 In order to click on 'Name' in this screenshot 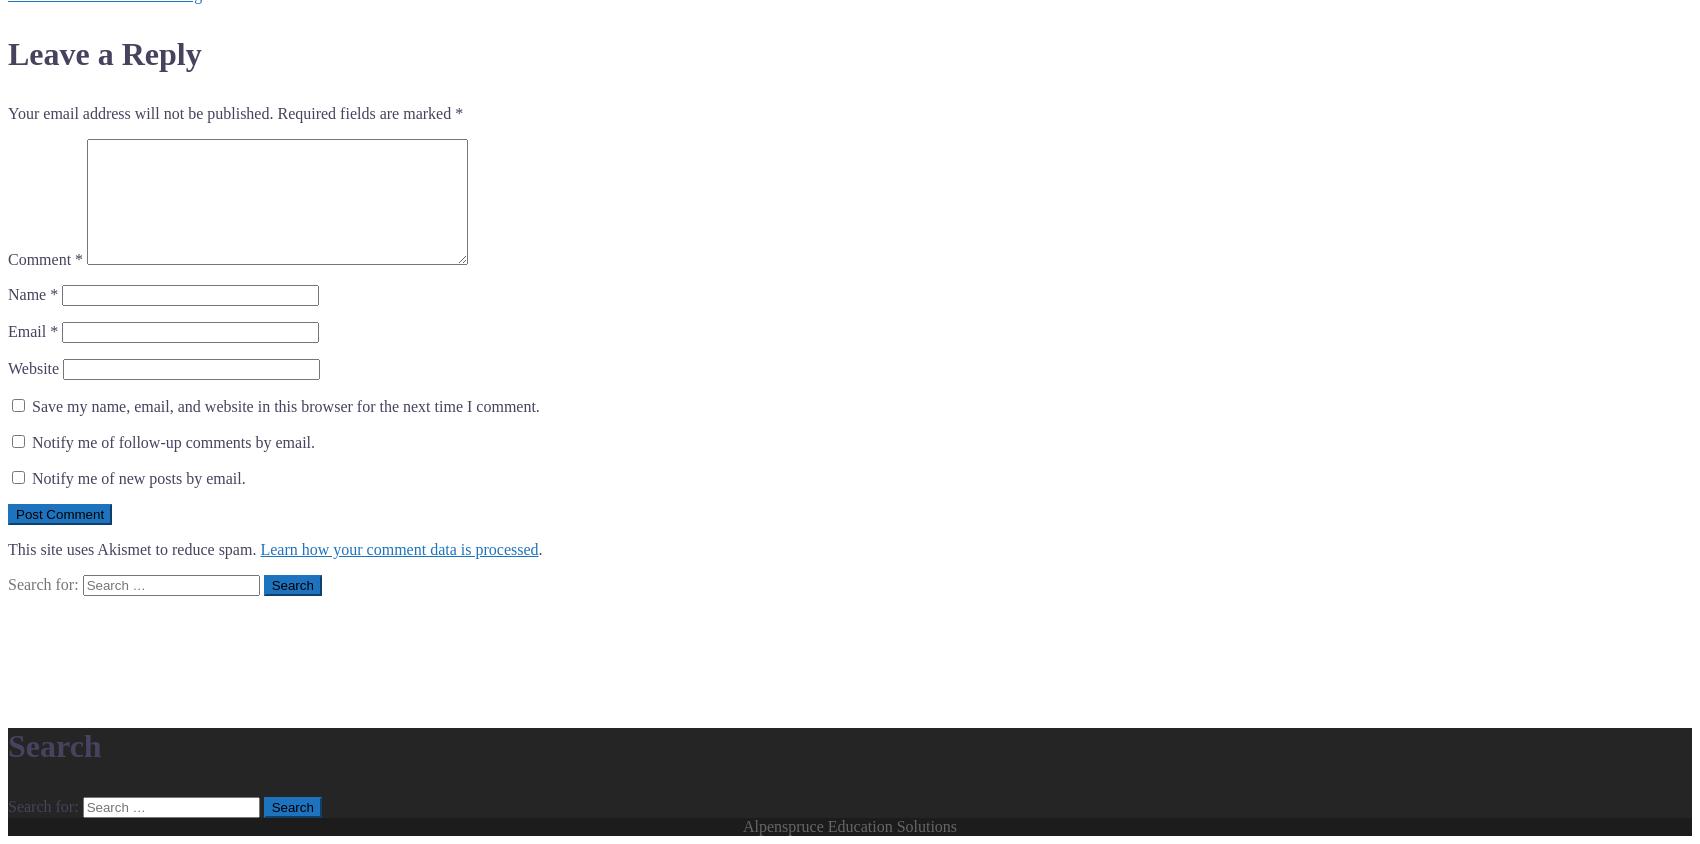, I will do `click(29, 293)`.